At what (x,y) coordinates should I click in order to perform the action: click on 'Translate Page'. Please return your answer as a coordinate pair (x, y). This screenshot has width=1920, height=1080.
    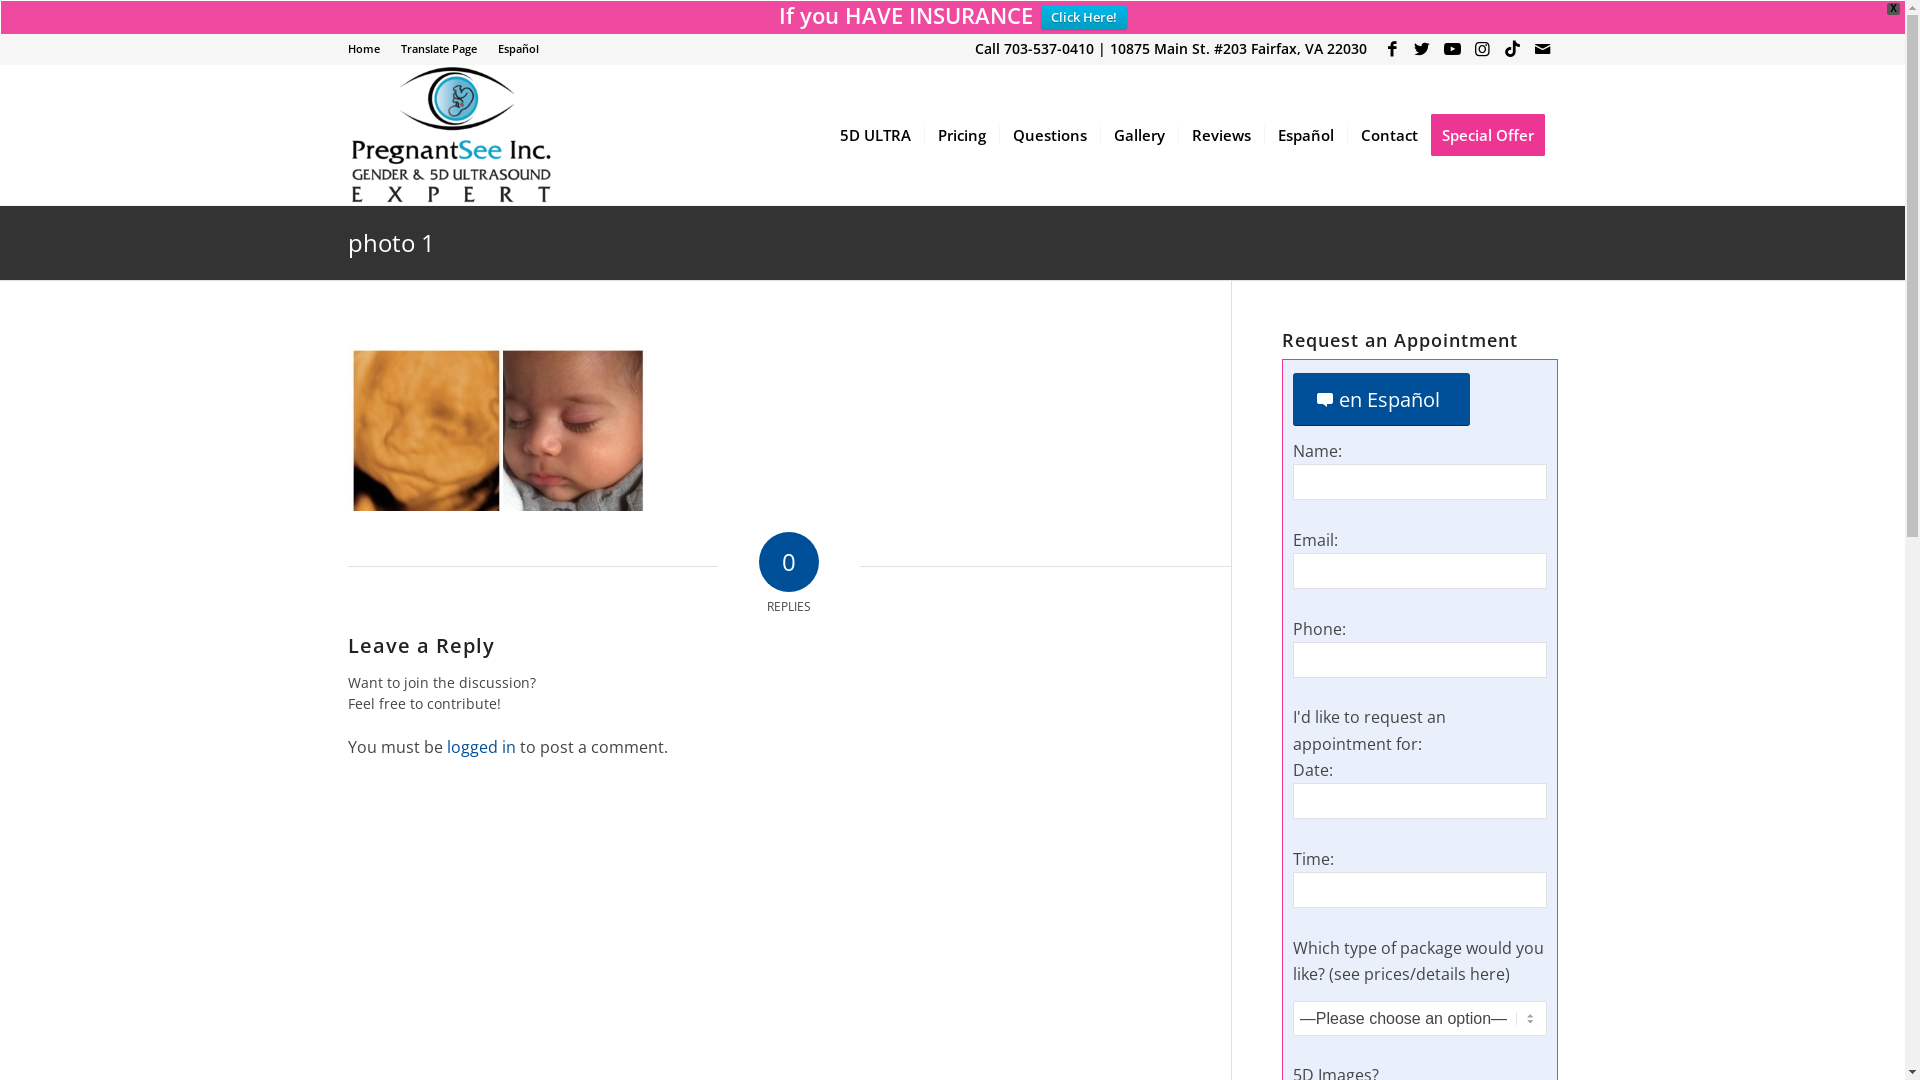
    Looking at the image, I should click on (436, 47).